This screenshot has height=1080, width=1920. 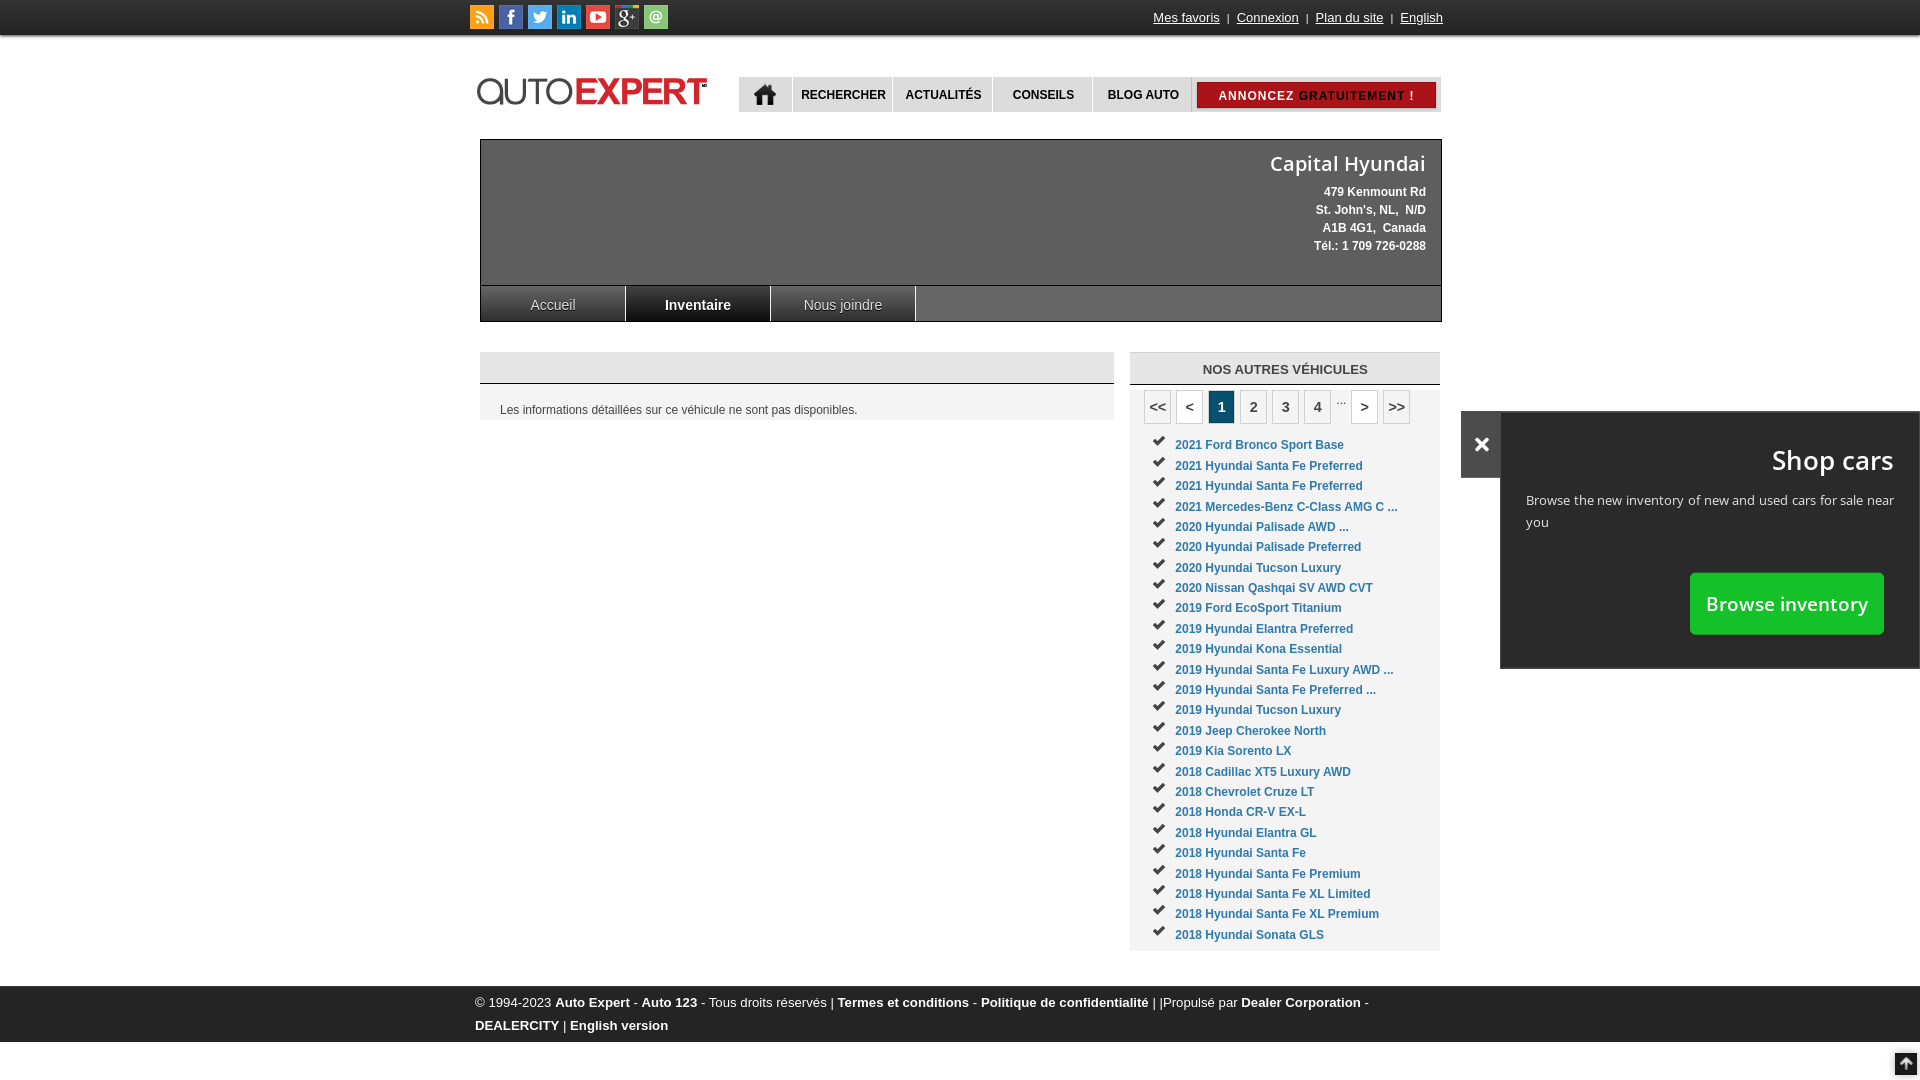 I want to click on 'Mes favoris', so click(x=1185, y=17).